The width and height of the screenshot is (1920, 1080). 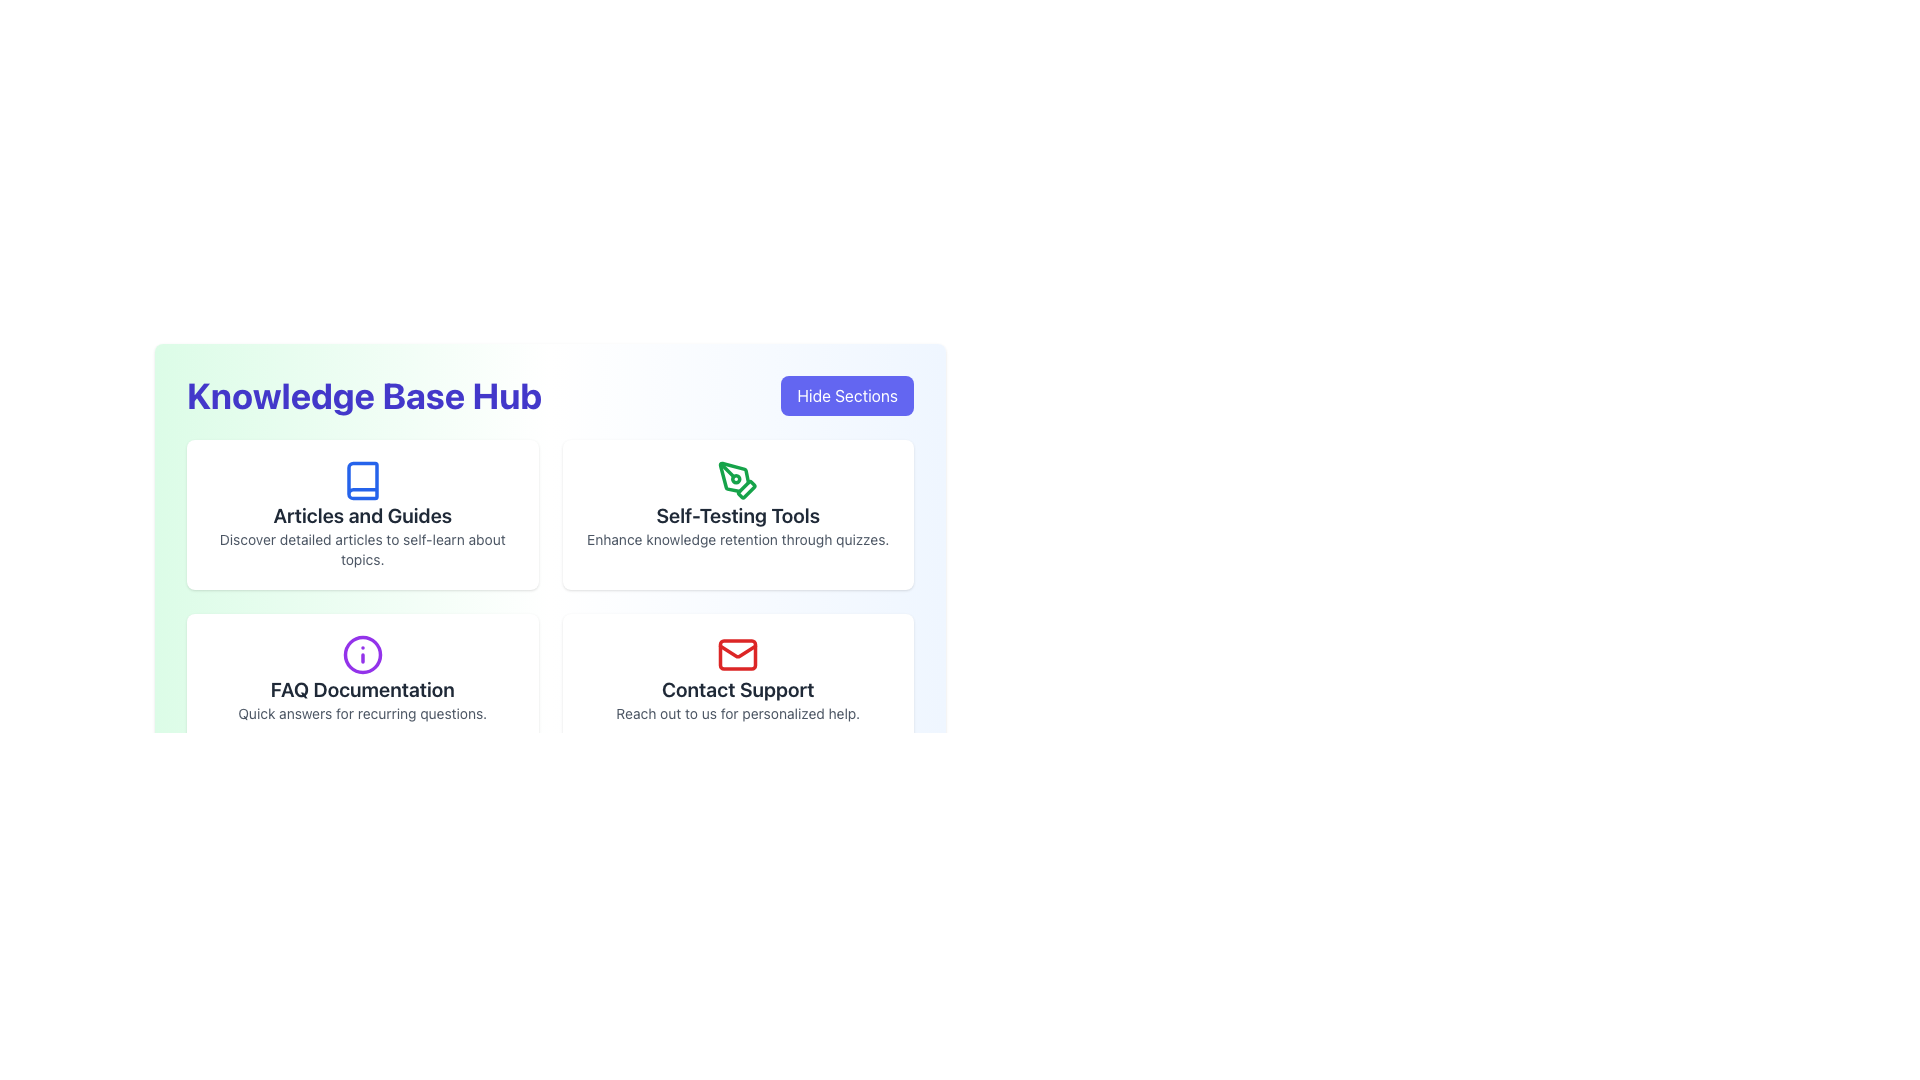 I want to click on the text label displaying 'Self-Testing Tools' in the second card of the 'Knowledge Base Hub' section, so click(x=737, y=515).